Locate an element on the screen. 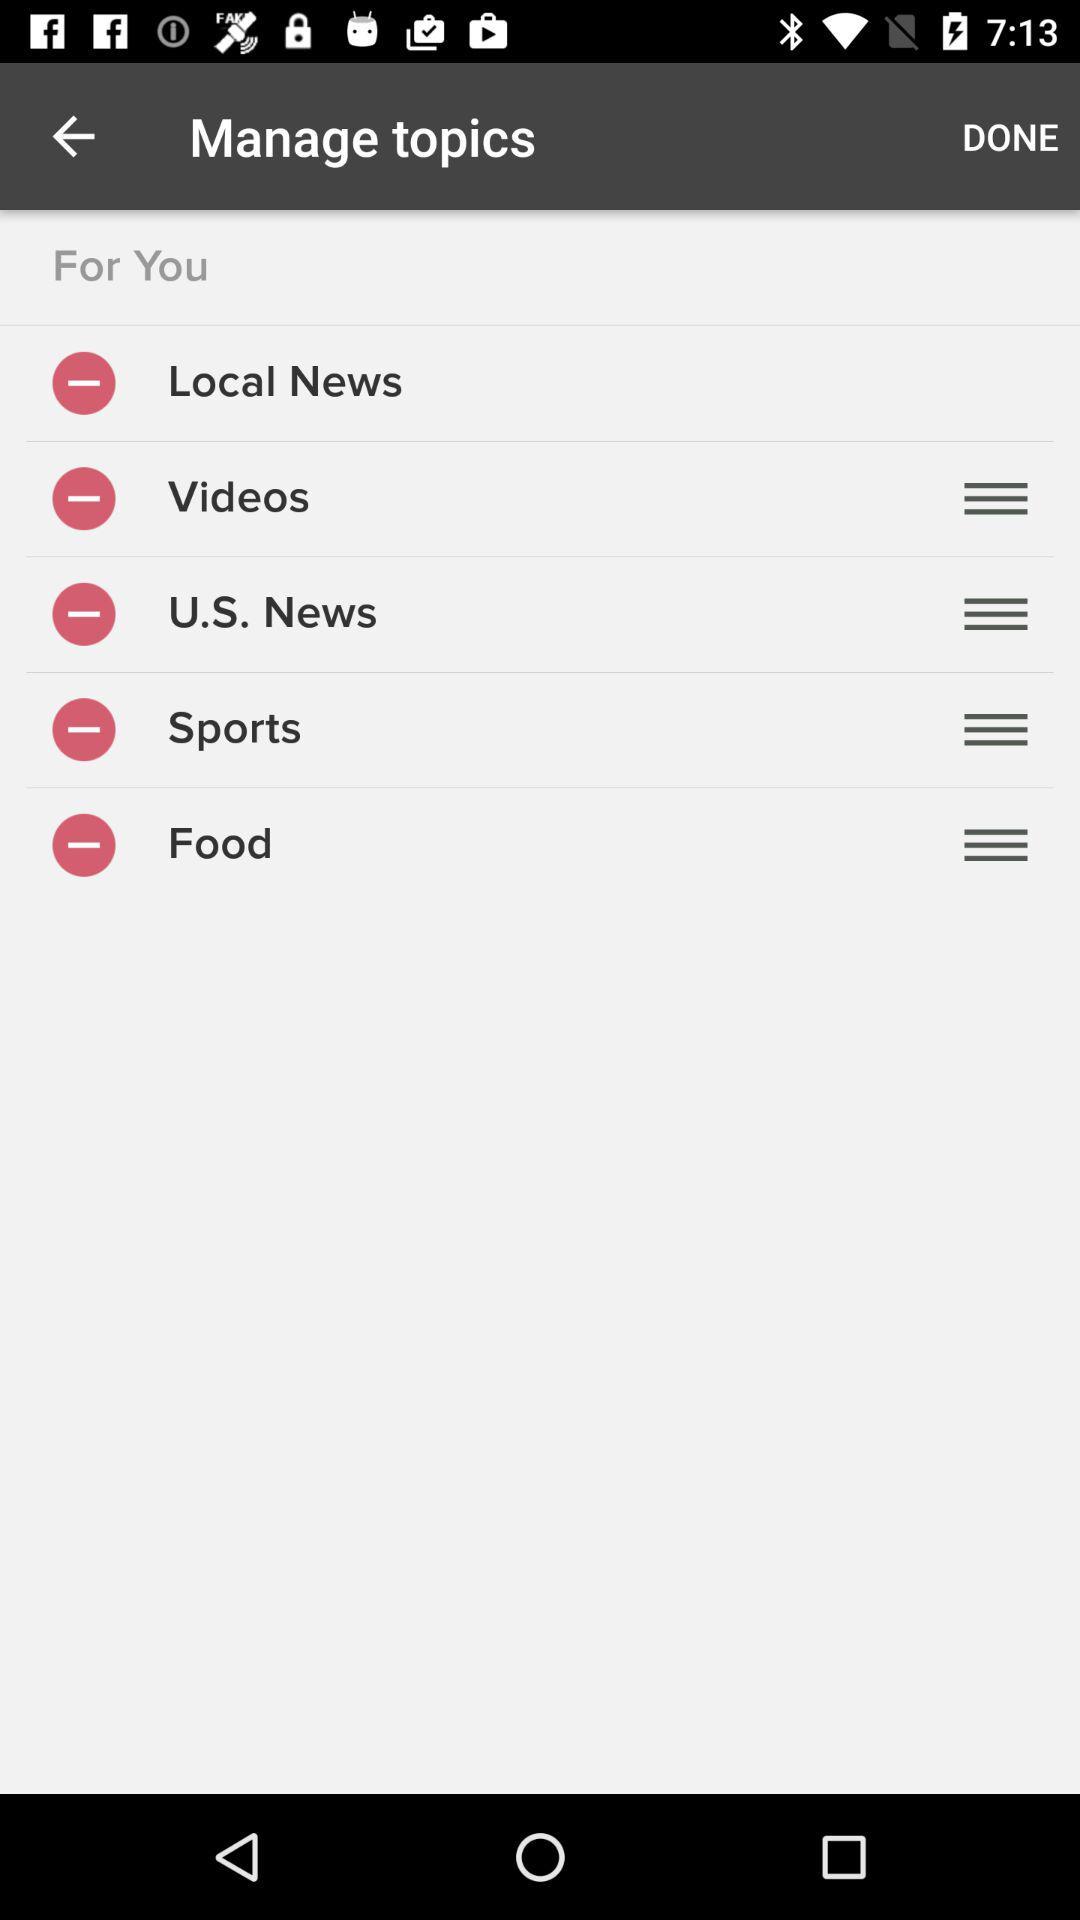 The image size is (1080, 1920). remove this category is located at coordinates (83, 728).